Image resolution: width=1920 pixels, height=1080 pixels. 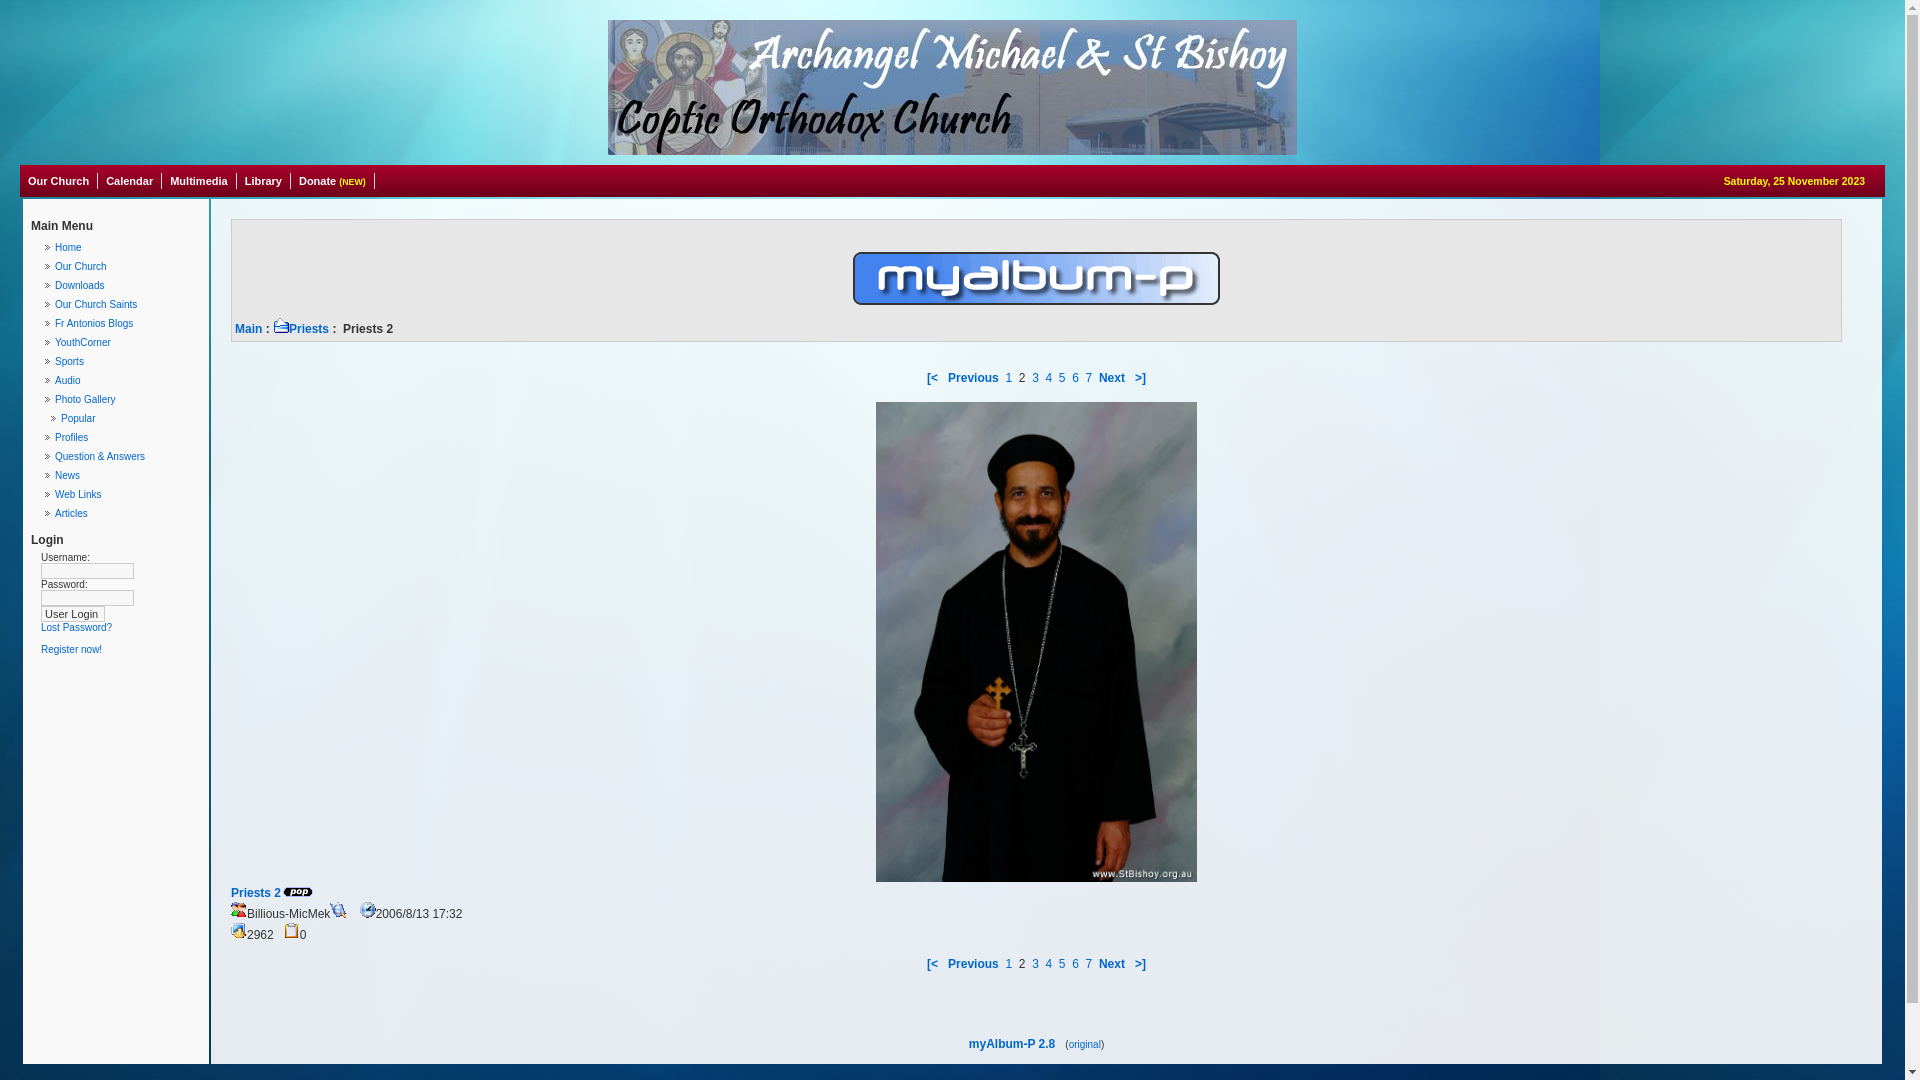 I want to click on 'Register now!', so click(x=71, y=649).